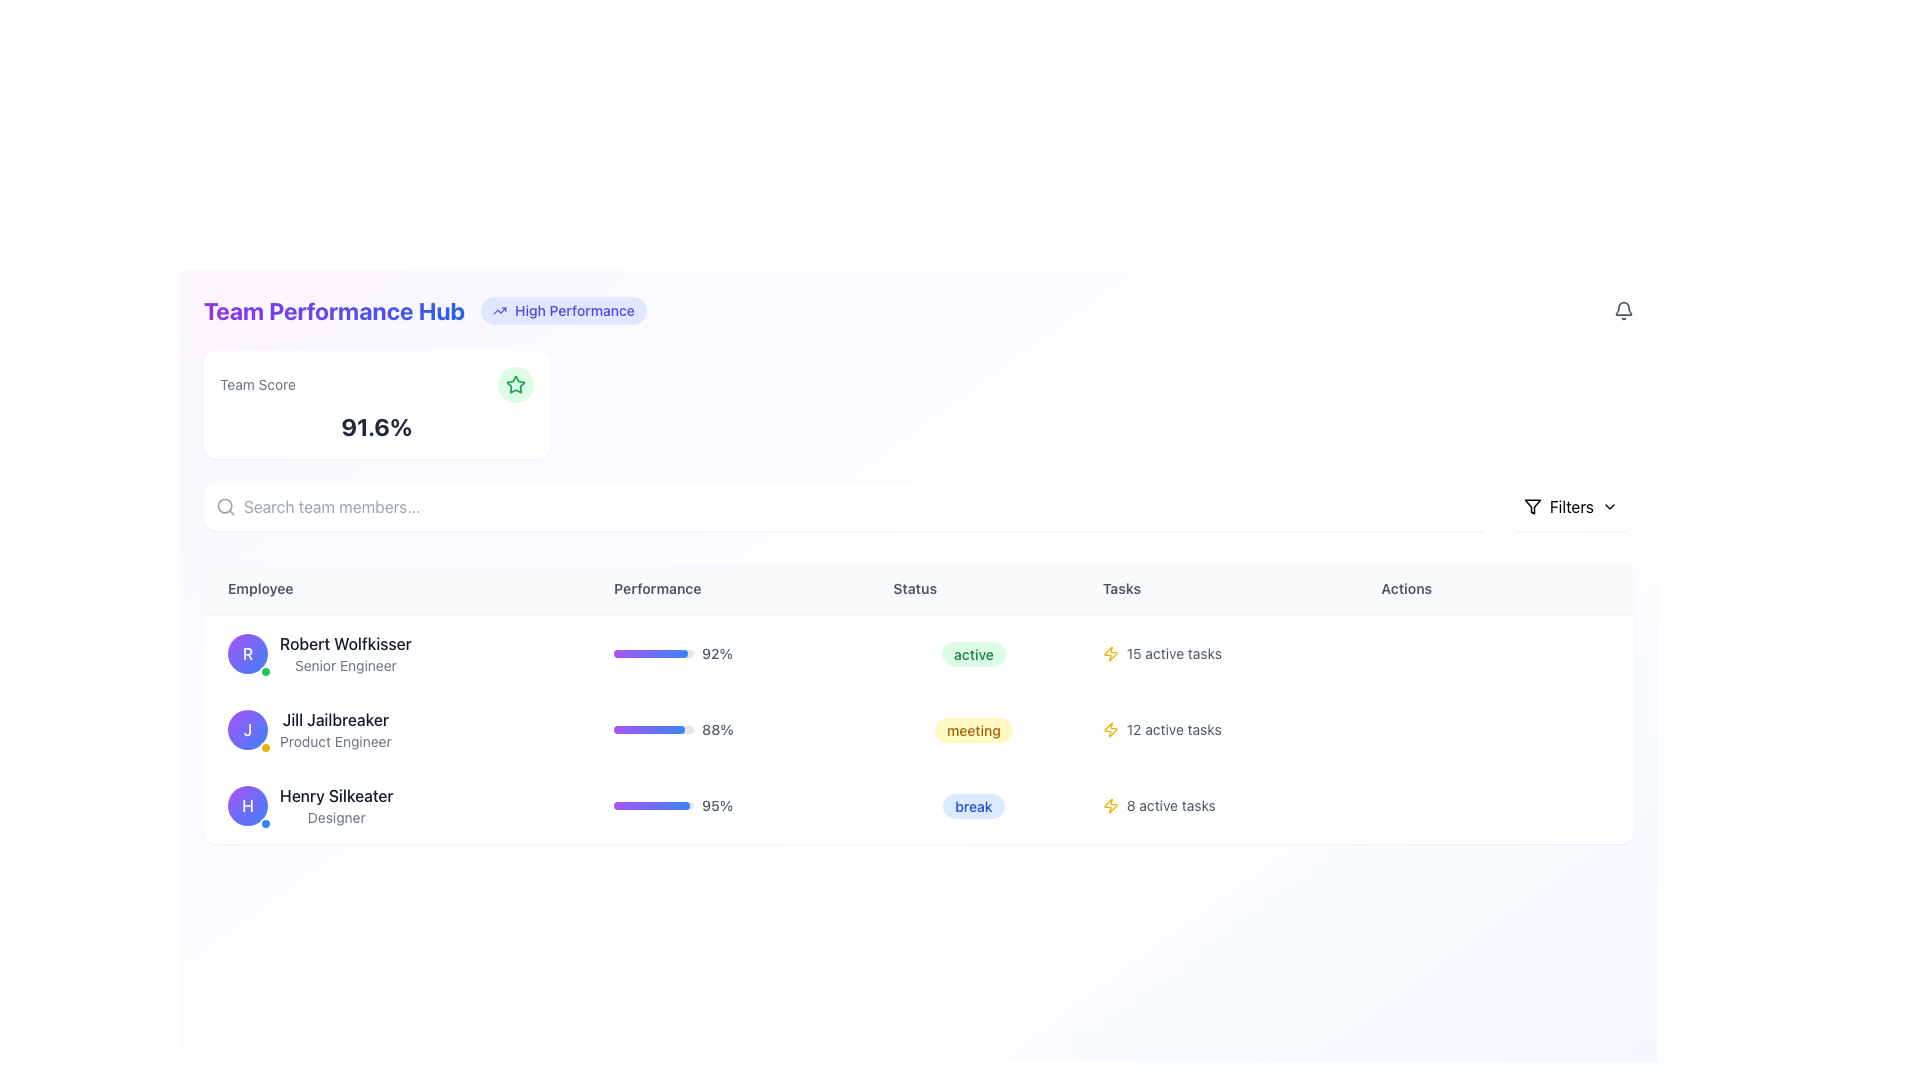 Image resolution: width=1920 pixels, height=1080 pixels. What do you see at coordinates (1217, 729) in the screenshot?
I see `information displayed in the Text with icon that shows the number of active tasks (12) for a team member located in the 'Tasks' column of the second row of the table` at bounding box center [1217, 729].